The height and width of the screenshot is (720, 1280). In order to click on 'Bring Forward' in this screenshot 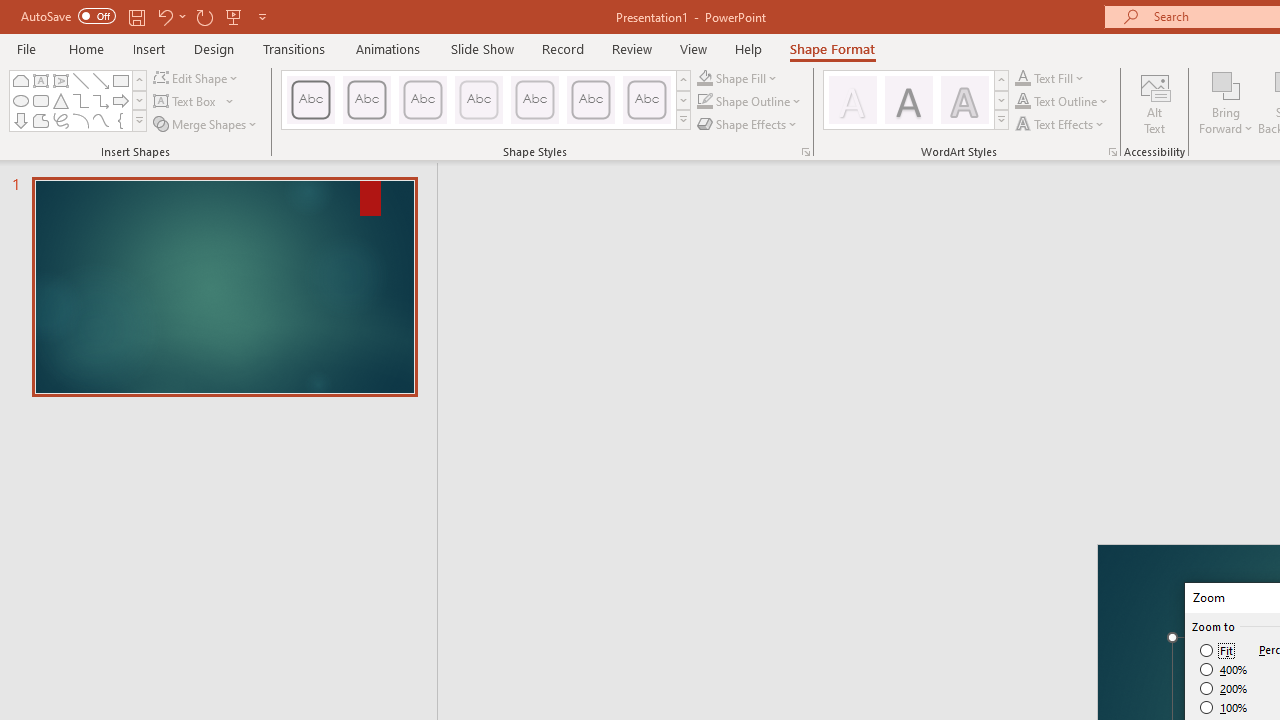, I will do `click(1225, 84)`.